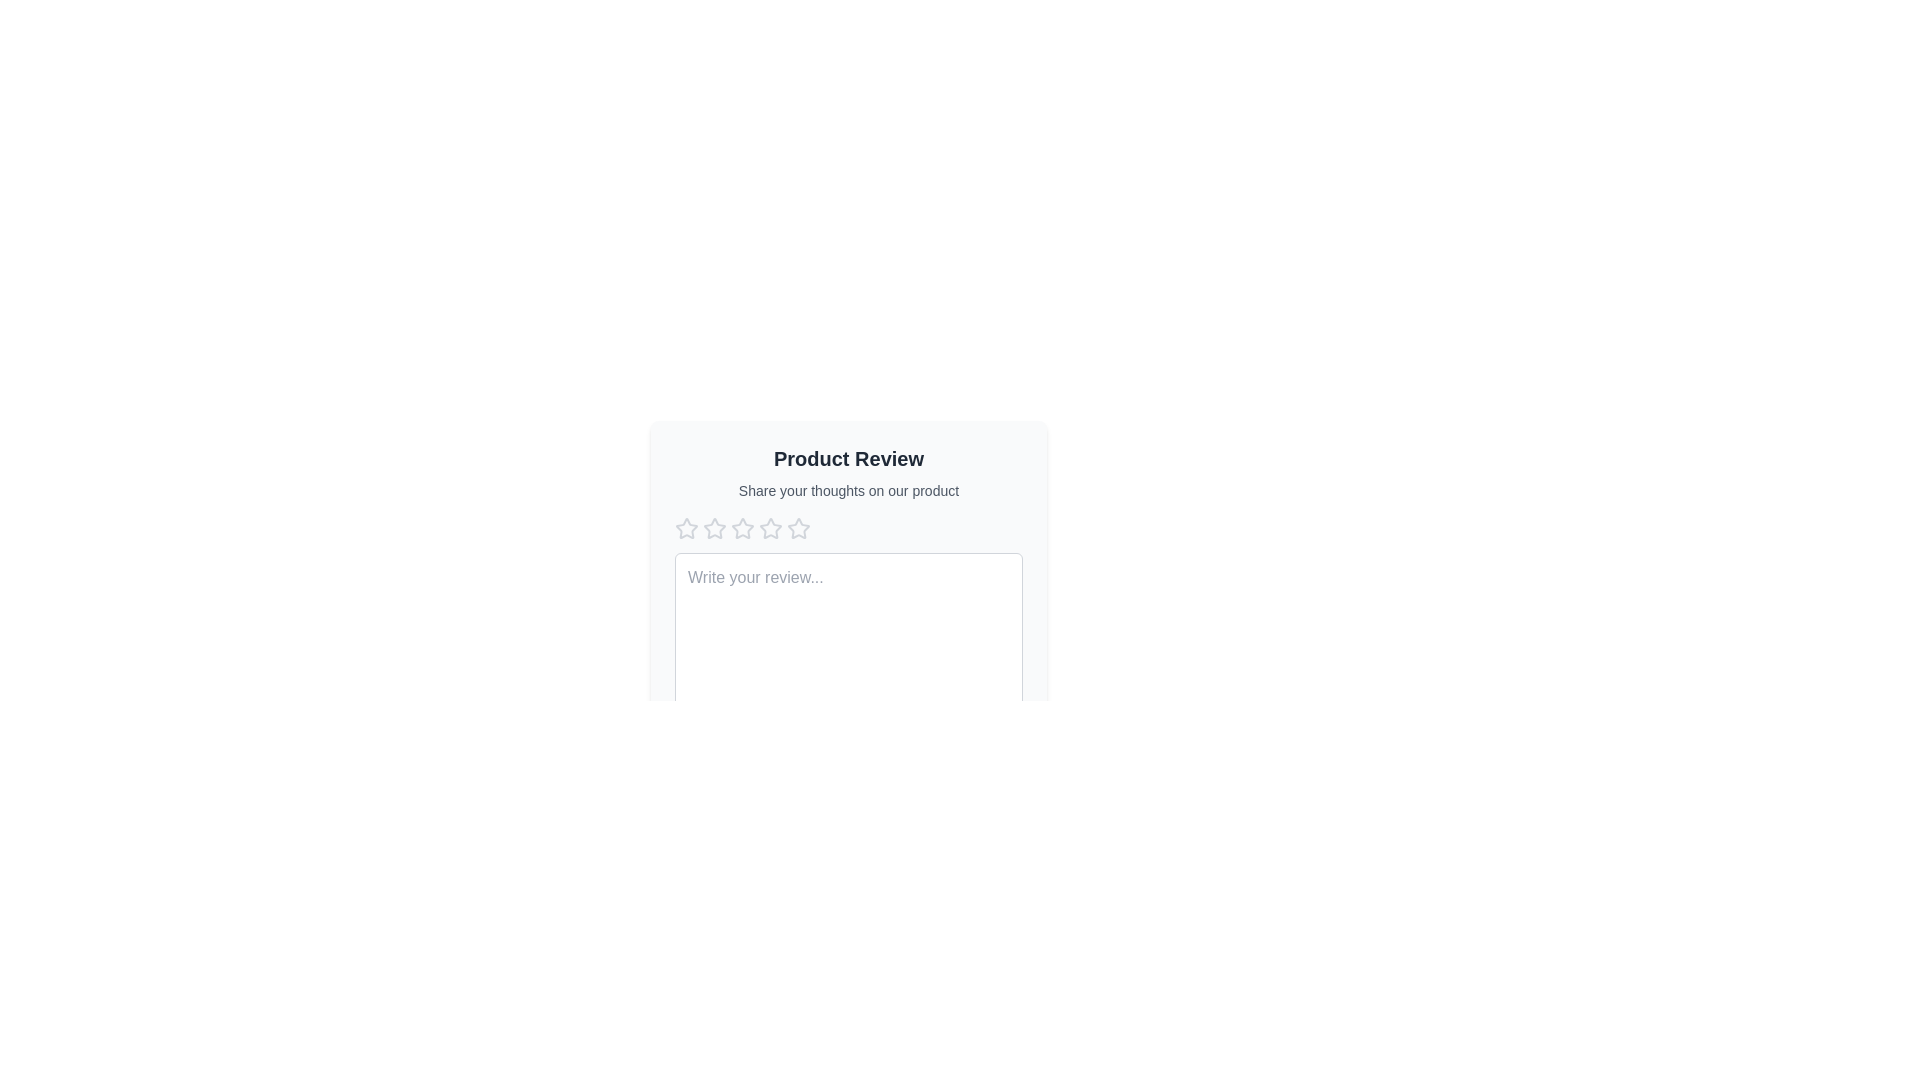 This screenshot has width=1920, height=1080. Describe the element at coordinates (715, 527) in the screenshot. I see `the first star icon representing a one-star rating option located below the text 'Share your thoughts on our product'` at that location.